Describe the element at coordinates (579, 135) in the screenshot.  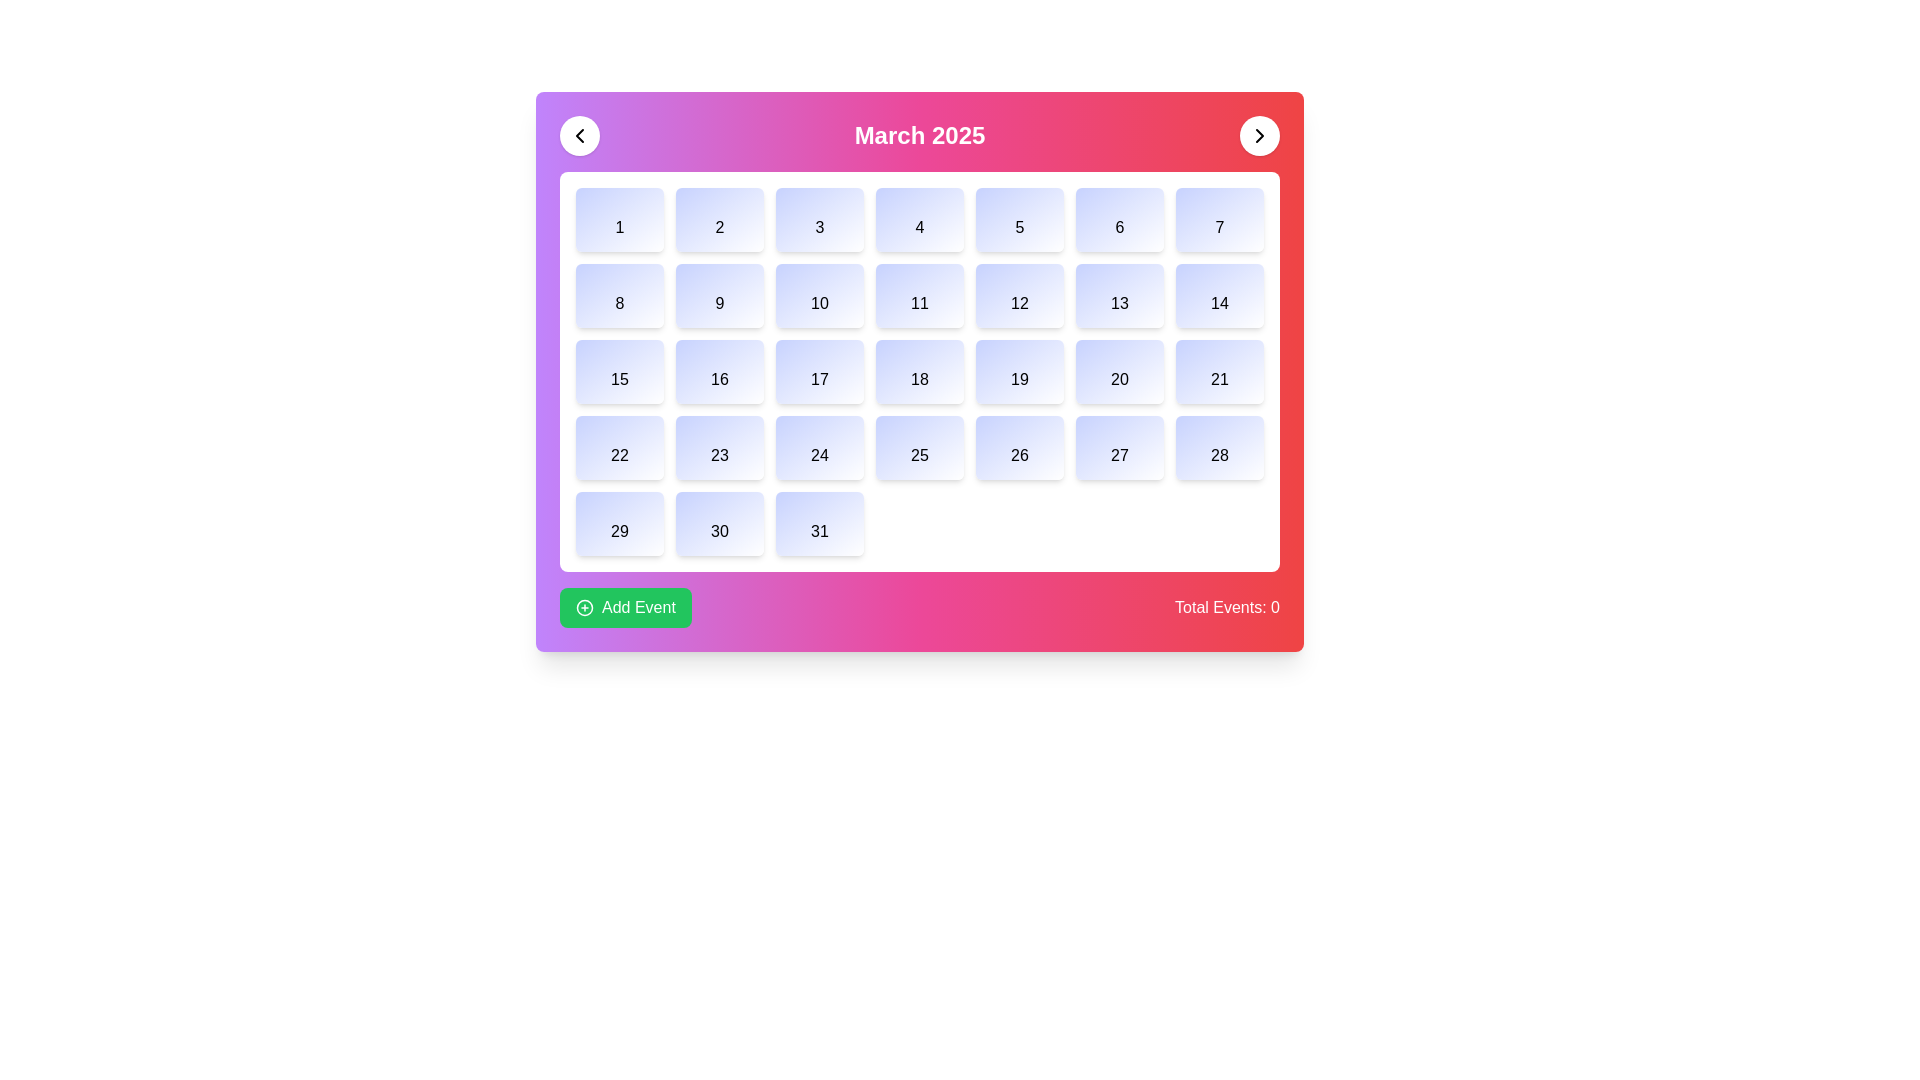
I see `the leftward-pointing chevron arrow SVG icon located within the circular button in the top-left corner of the calendar interface` at that location.